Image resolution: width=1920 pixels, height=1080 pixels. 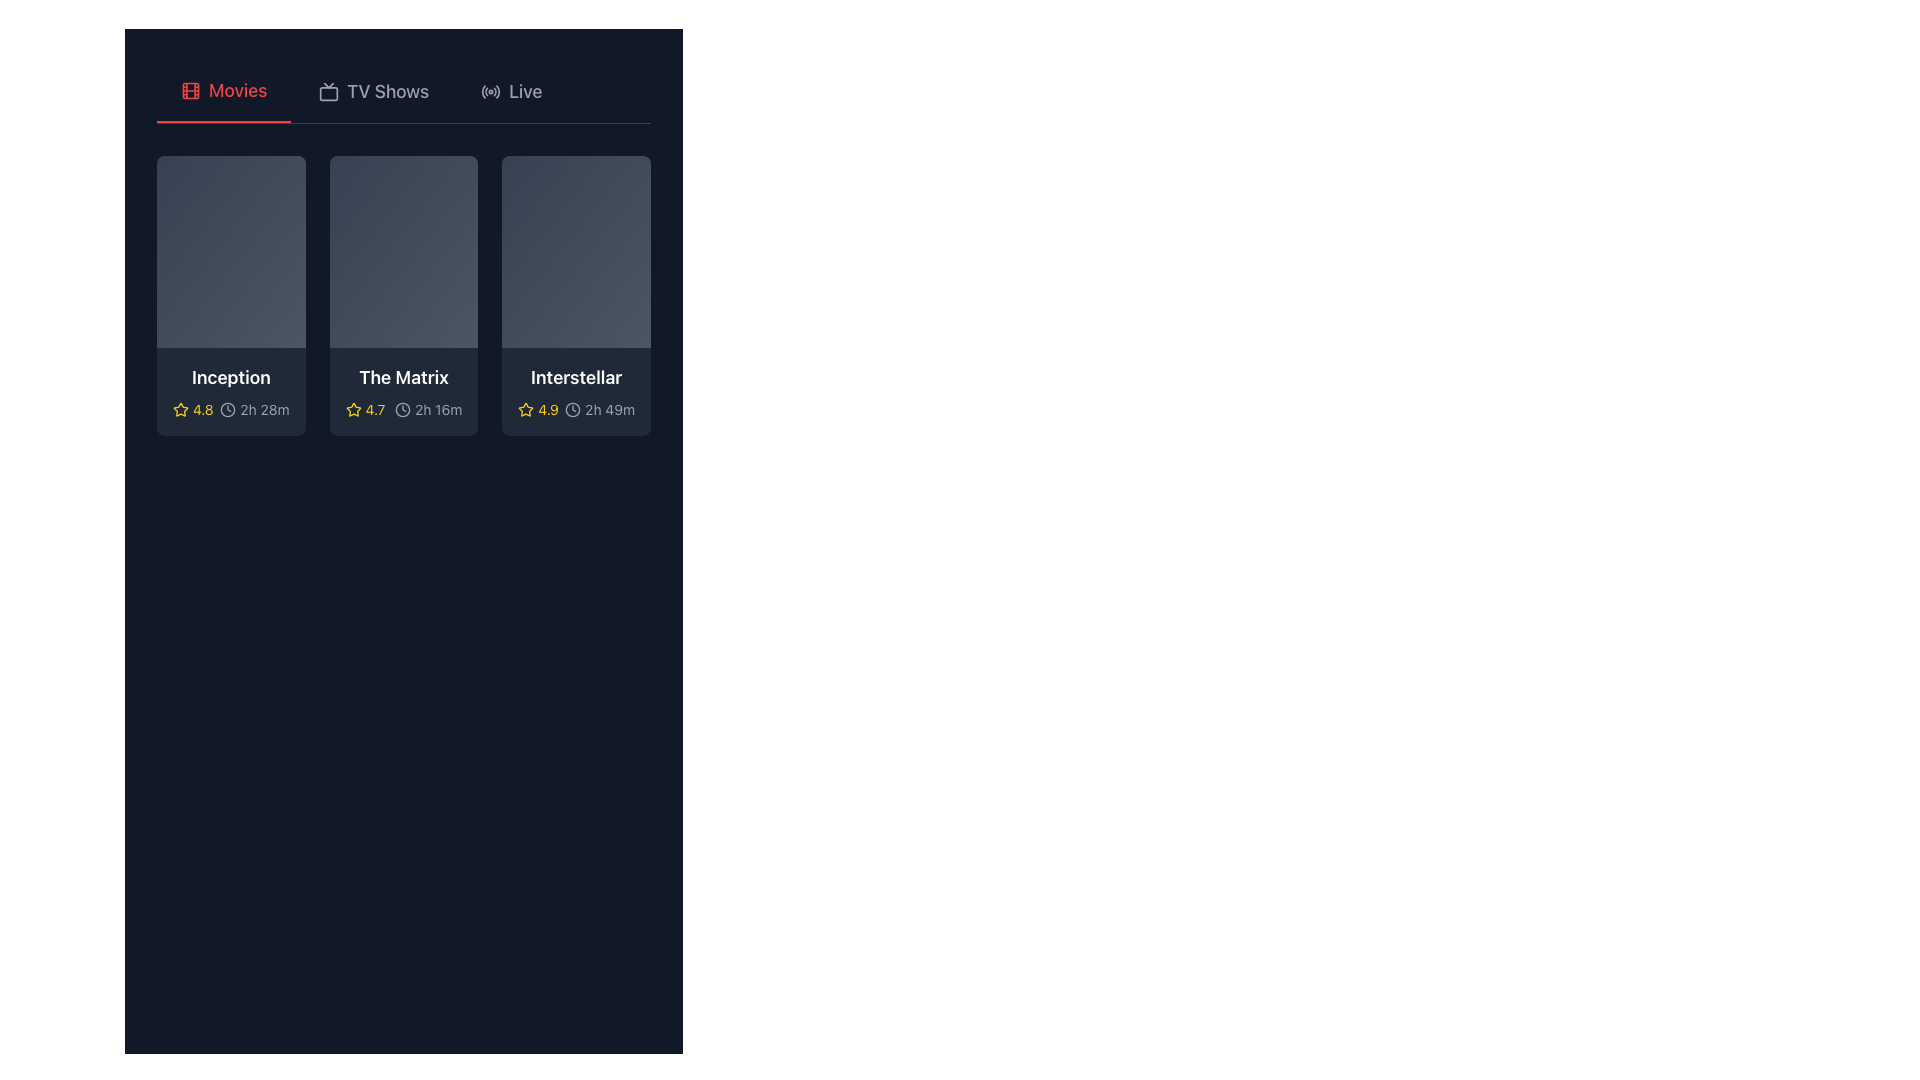 What do you see at coordinates (181, 408) in the screenshot?
I see `the star-shaped icon outlined in yellow that represents a rating or favorite indicator, located adjacent to the numeric rating value '4.8' in the 'Inception' movie card` at bounding box center [181, 408].